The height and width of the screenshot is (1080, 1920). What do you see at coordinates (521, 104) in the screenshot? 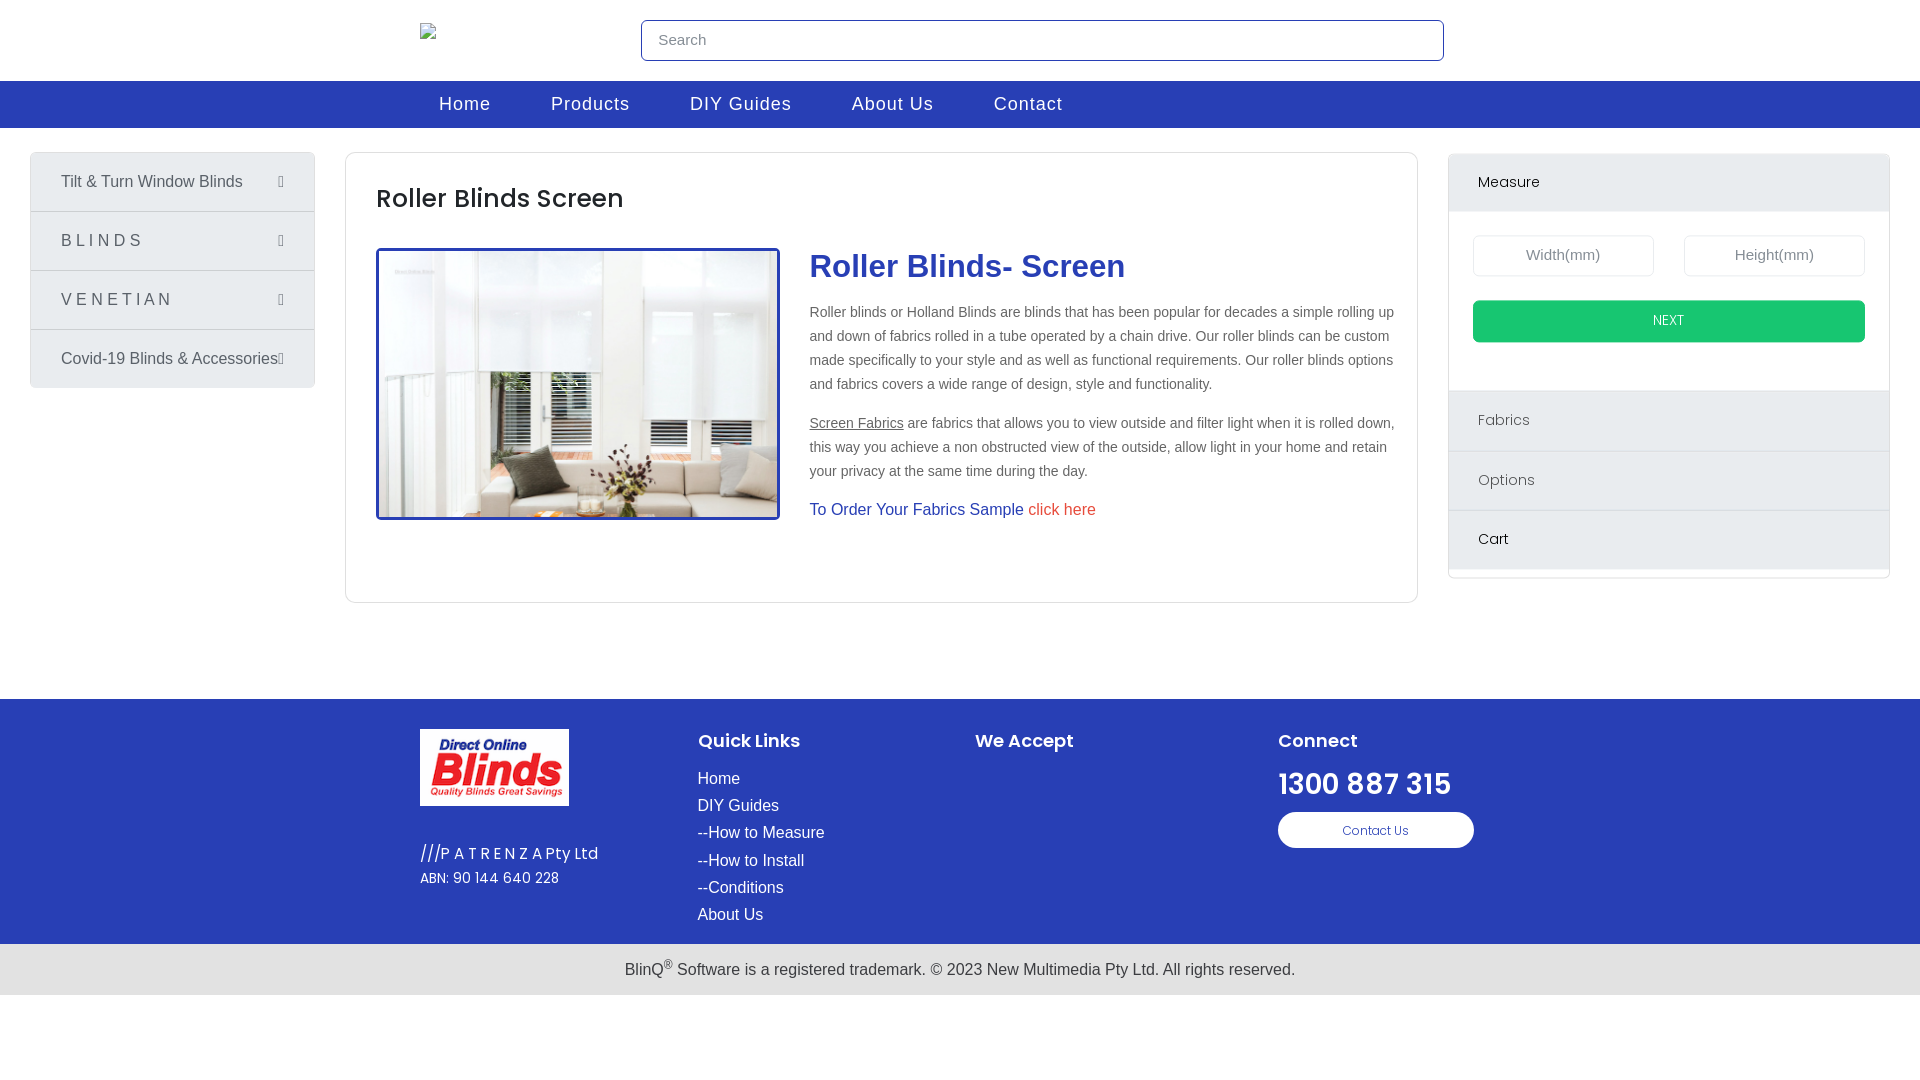
I see `'Products'` at bounding box center [521, 104].